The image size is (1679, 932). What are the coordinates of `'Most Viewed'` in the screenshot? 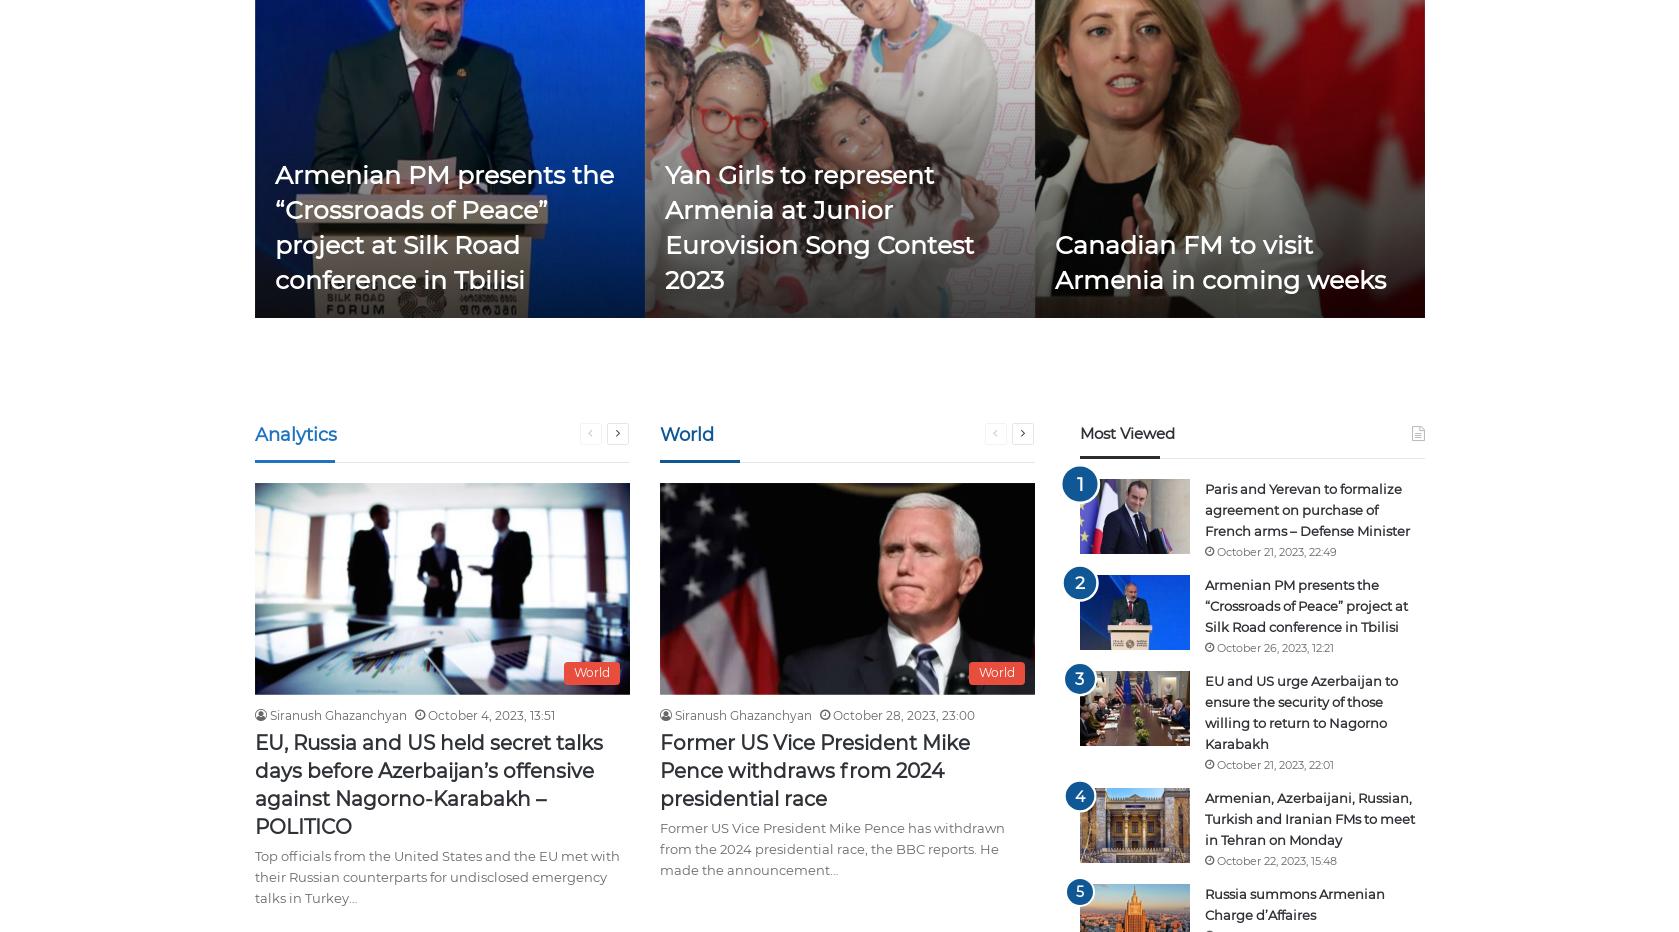 It's located at (1125, 432).